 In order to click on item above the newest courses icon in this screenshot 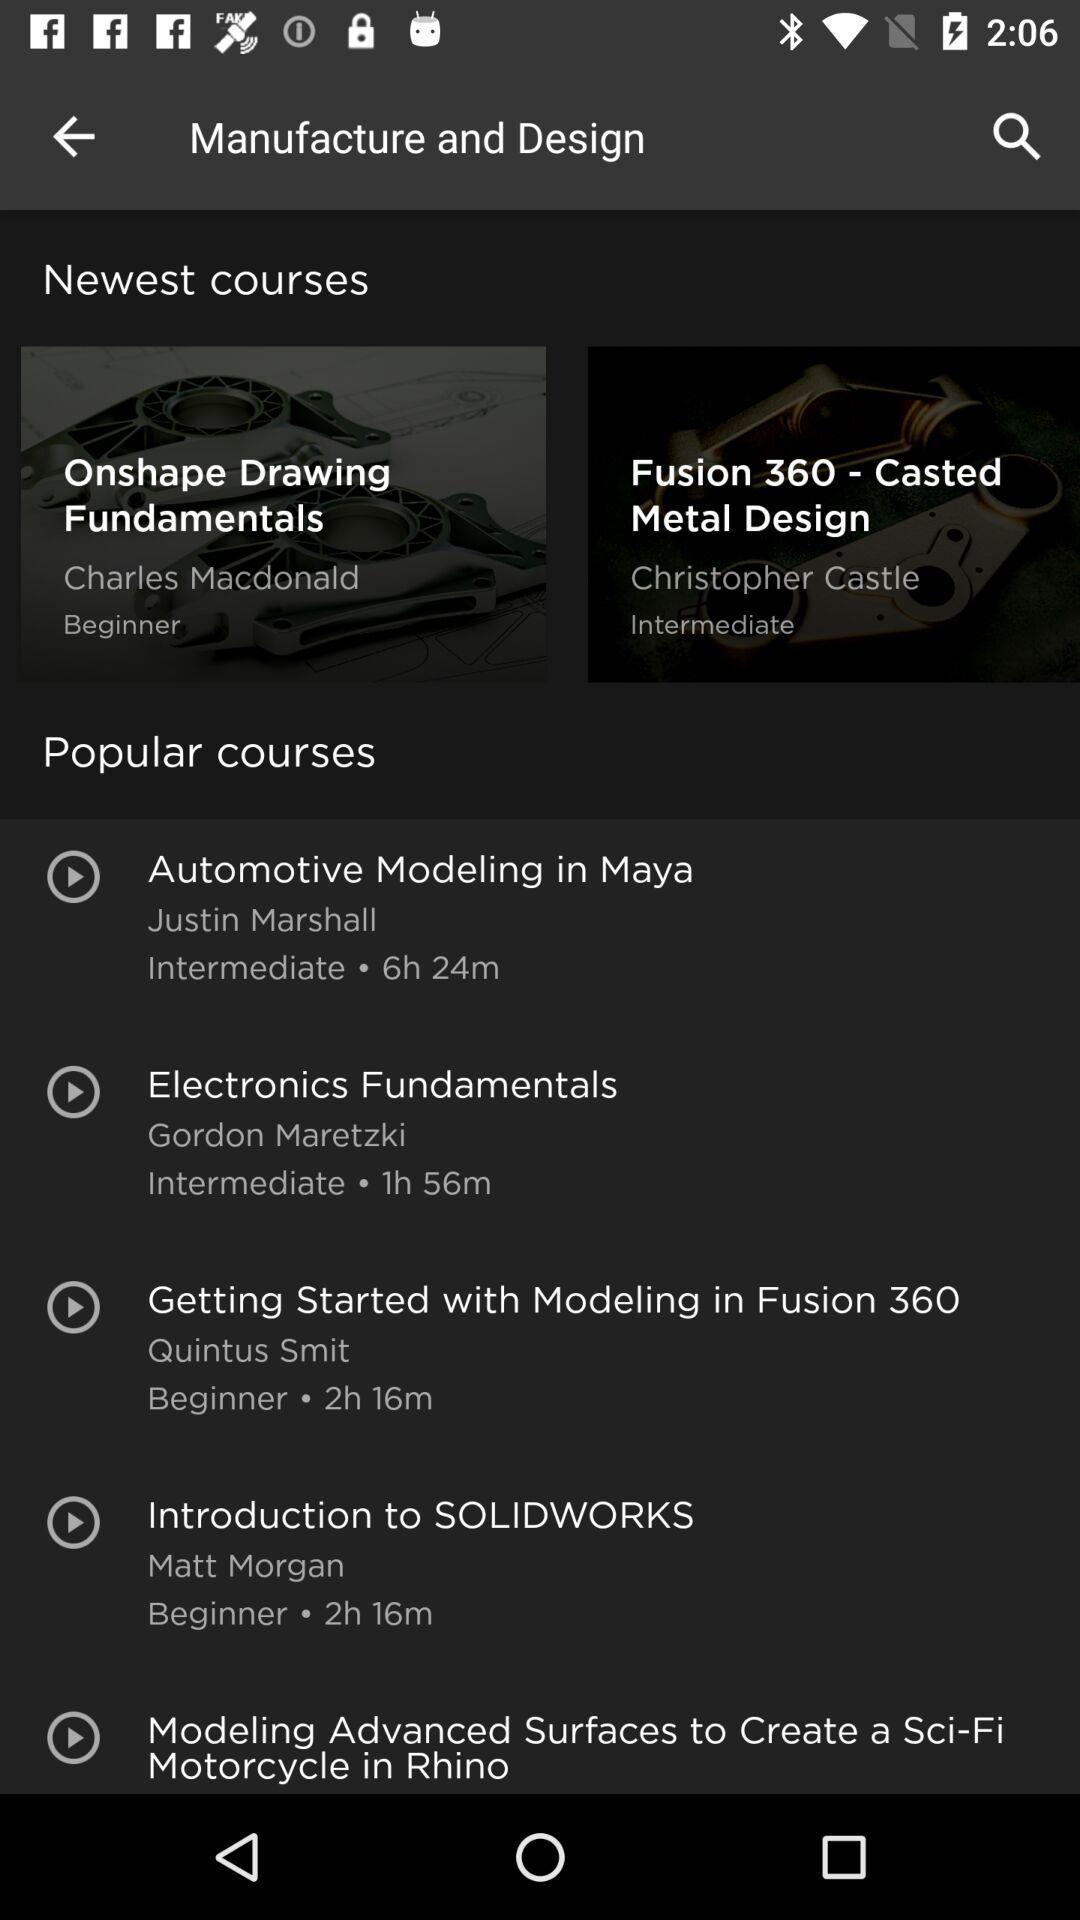, I will do `click(72, 135)`.